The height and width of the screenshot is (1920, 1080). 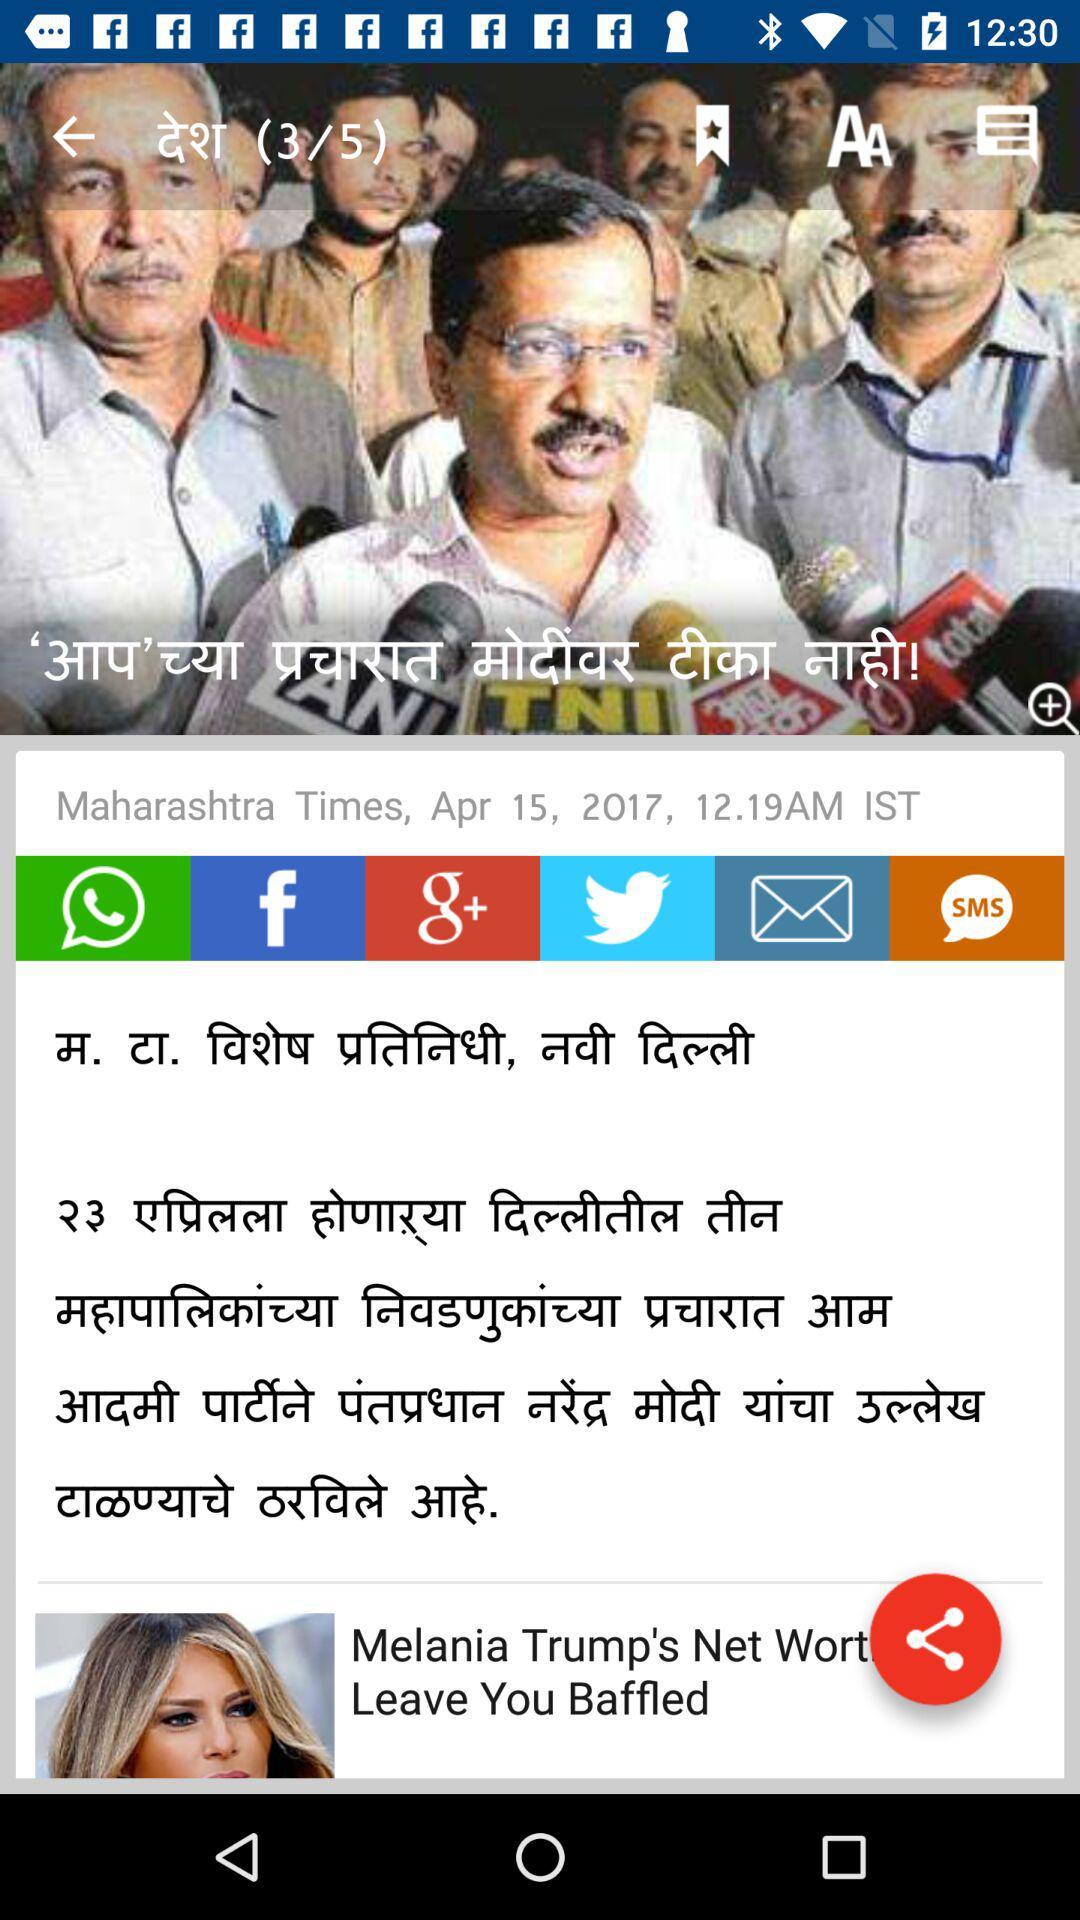 What do you see at coordinates (975, 907) in the screenshot?
I see `share article via text` at bounding box center [975, 907].